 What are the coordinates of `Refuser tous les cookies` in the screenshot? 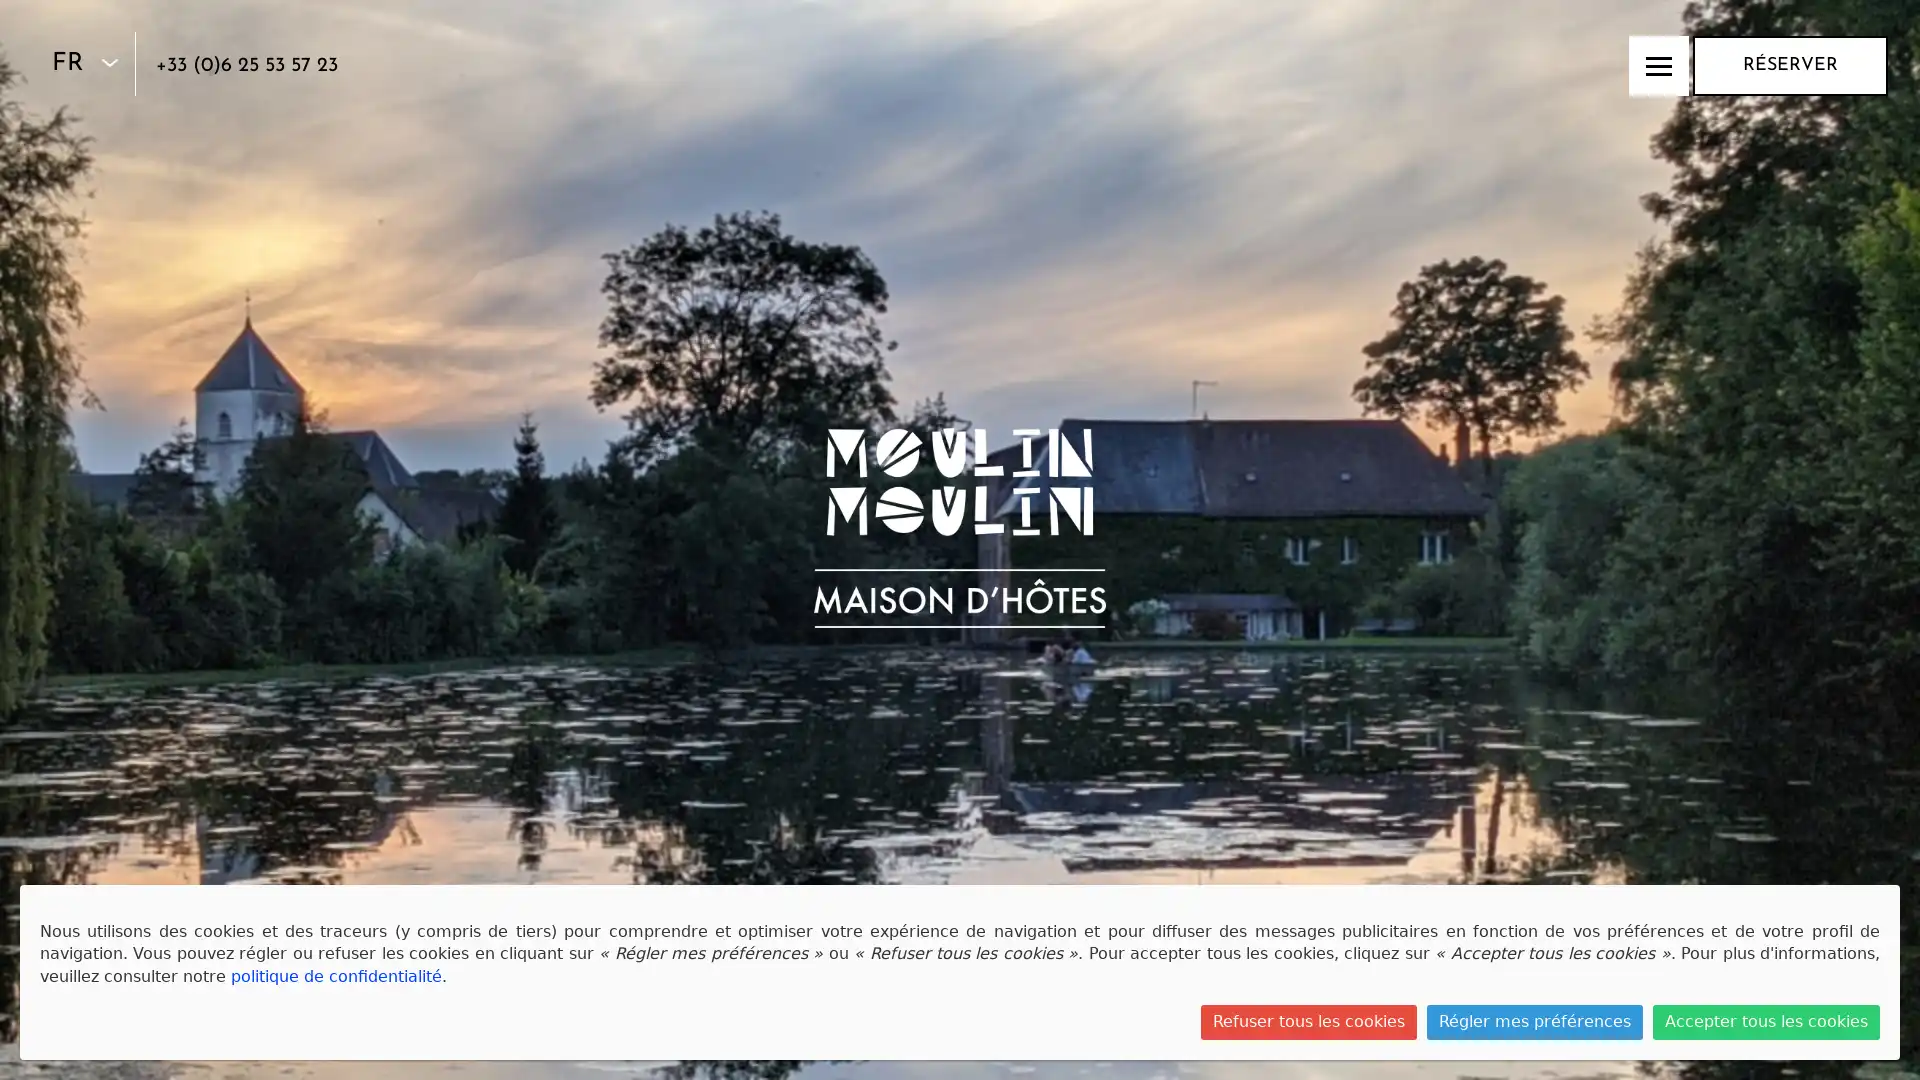 It's located at (1309, 1022).